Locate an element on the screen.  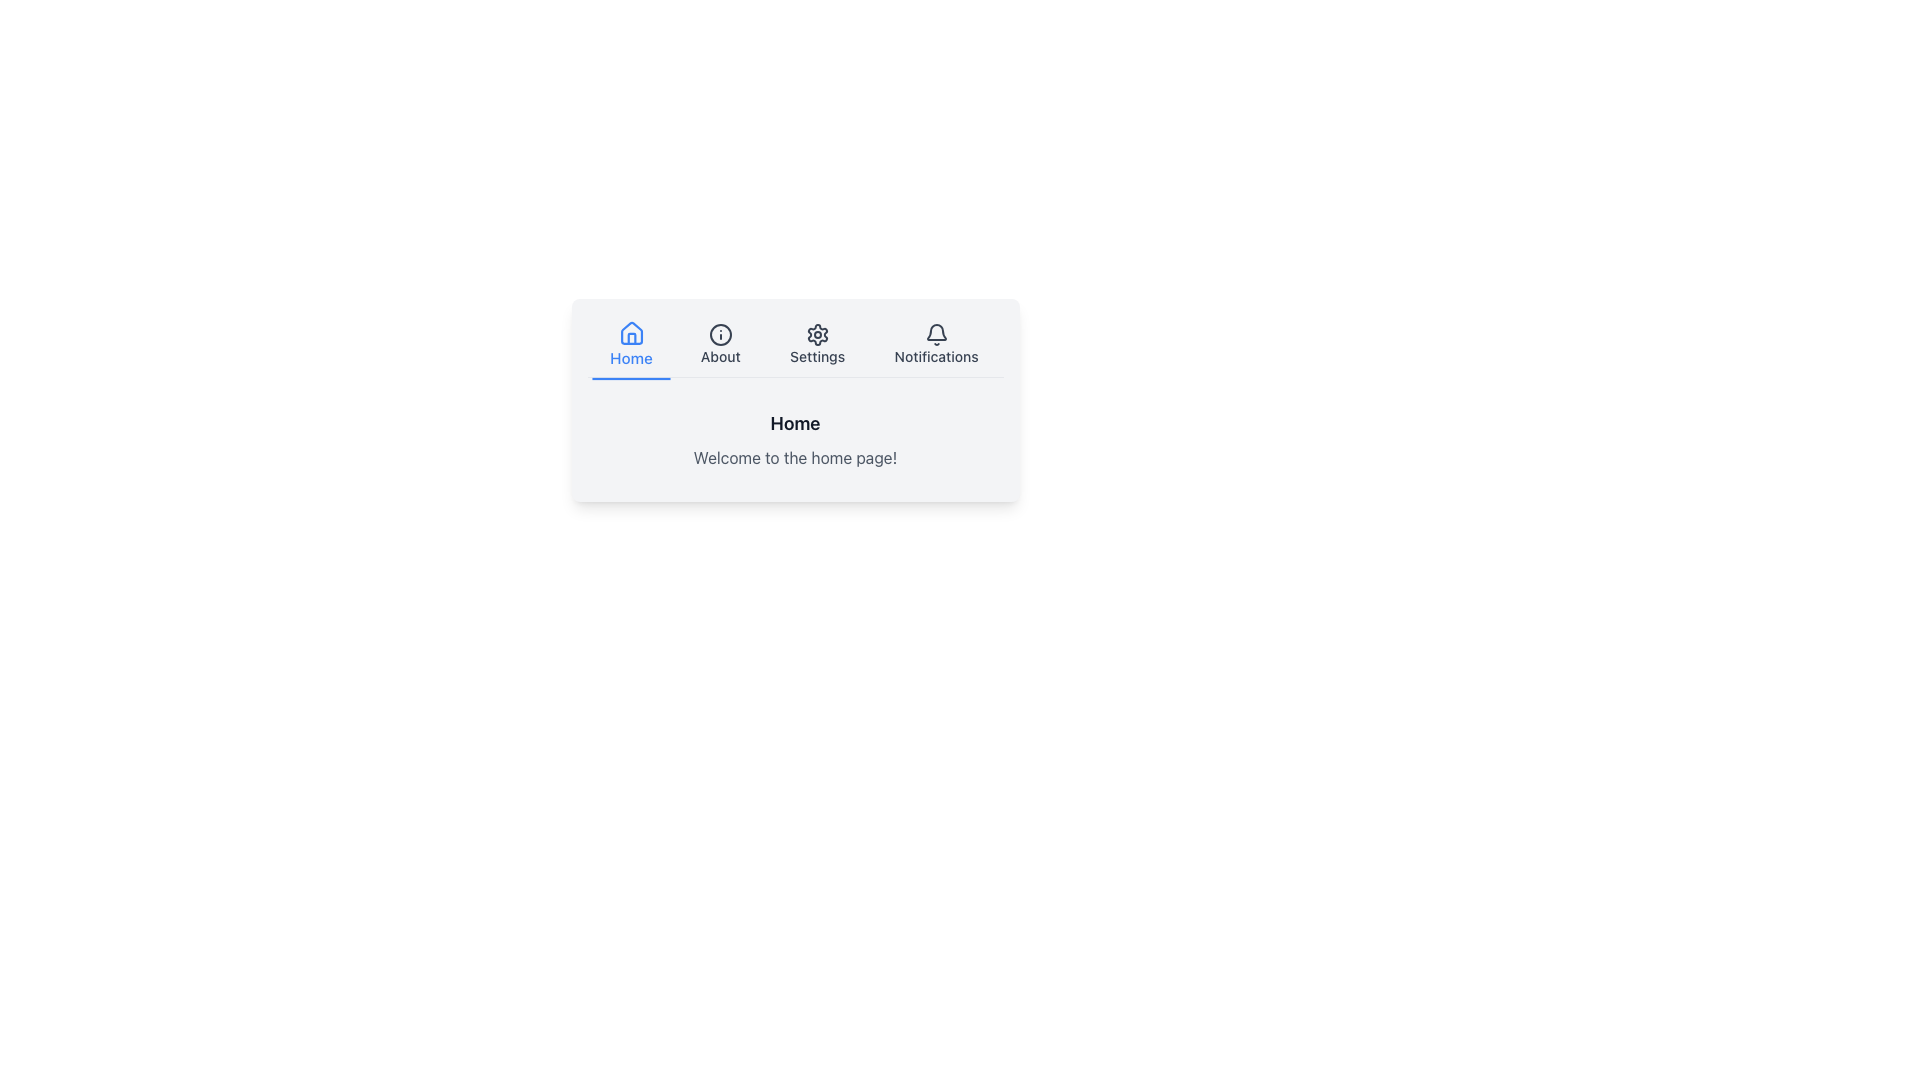
the introductory message text located below the 'Home' text on the home page is located at coordinates (794, 458).